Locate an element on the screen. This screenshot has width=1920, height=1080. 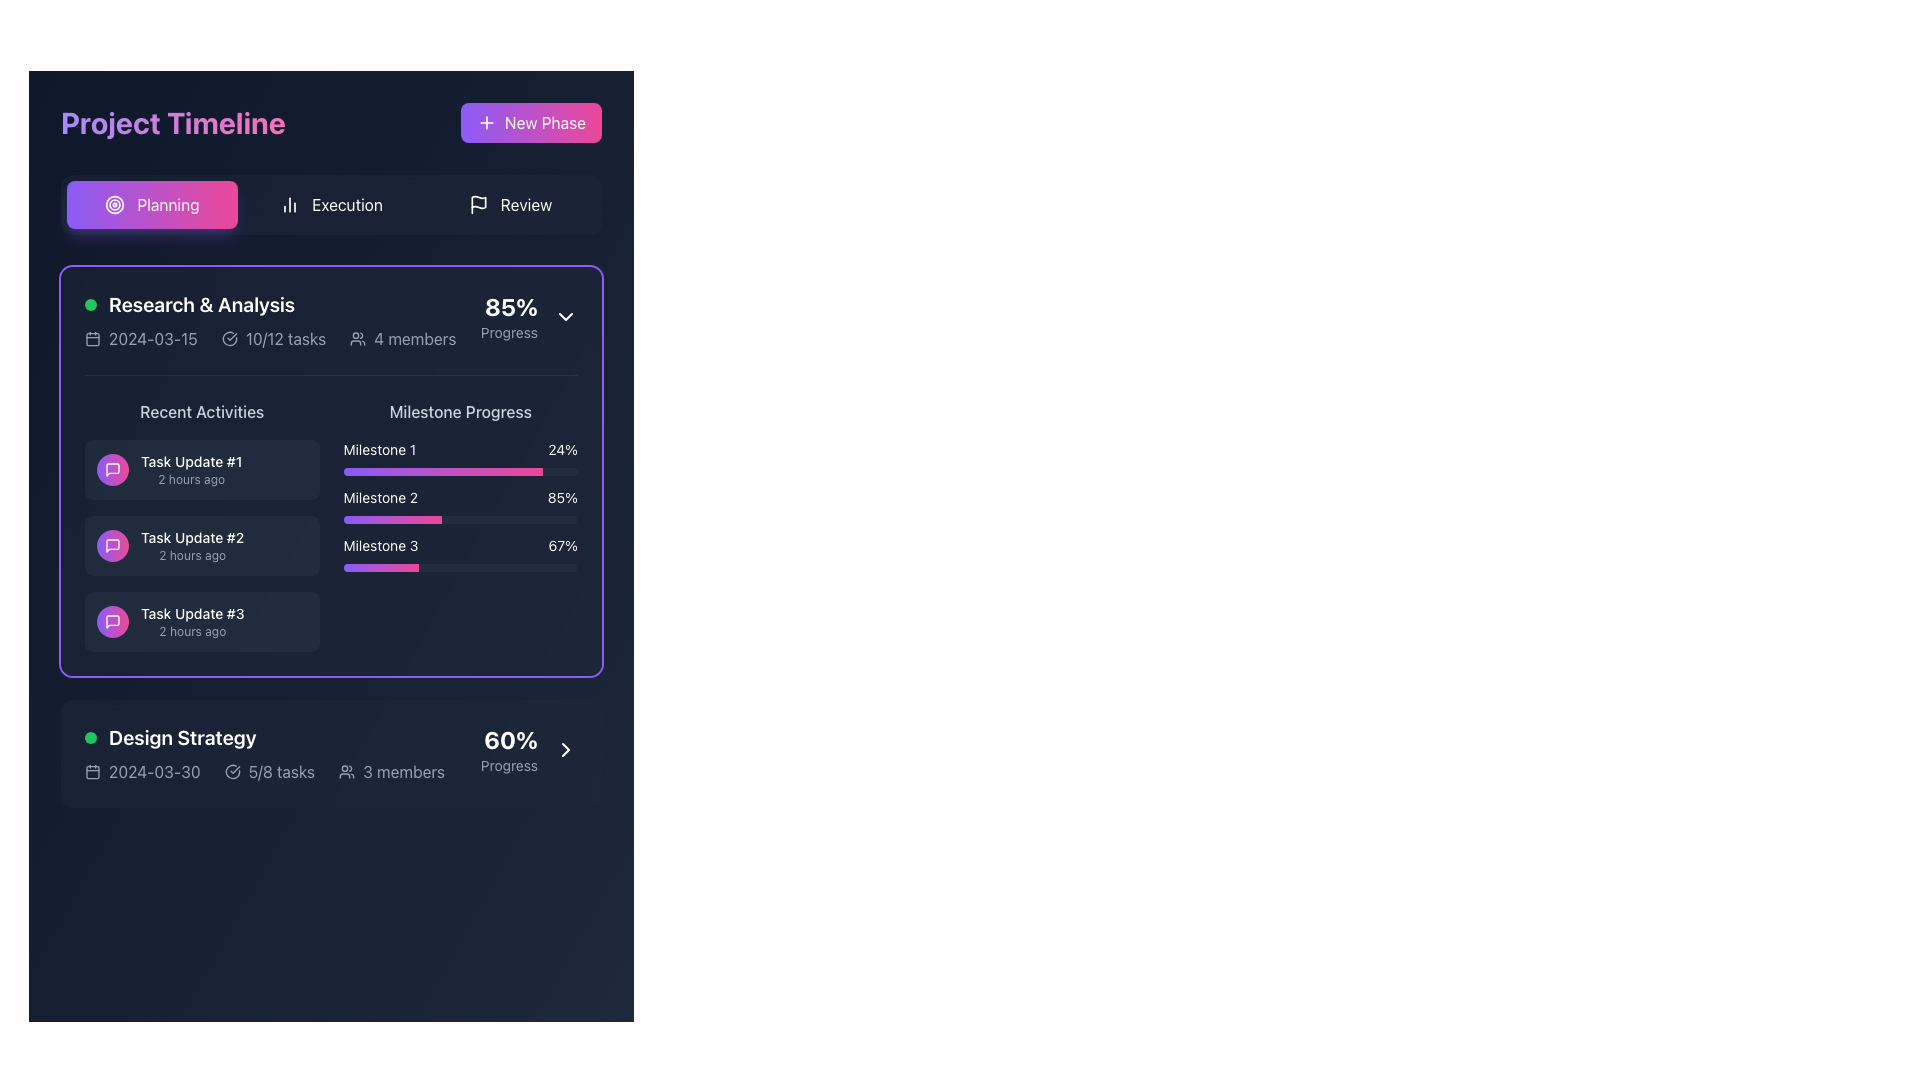
the text label or heading that serves as a title for the recent activities or updates related to tasks, located under the 'Research & Analysis' section is located at coordinates (202, 411).